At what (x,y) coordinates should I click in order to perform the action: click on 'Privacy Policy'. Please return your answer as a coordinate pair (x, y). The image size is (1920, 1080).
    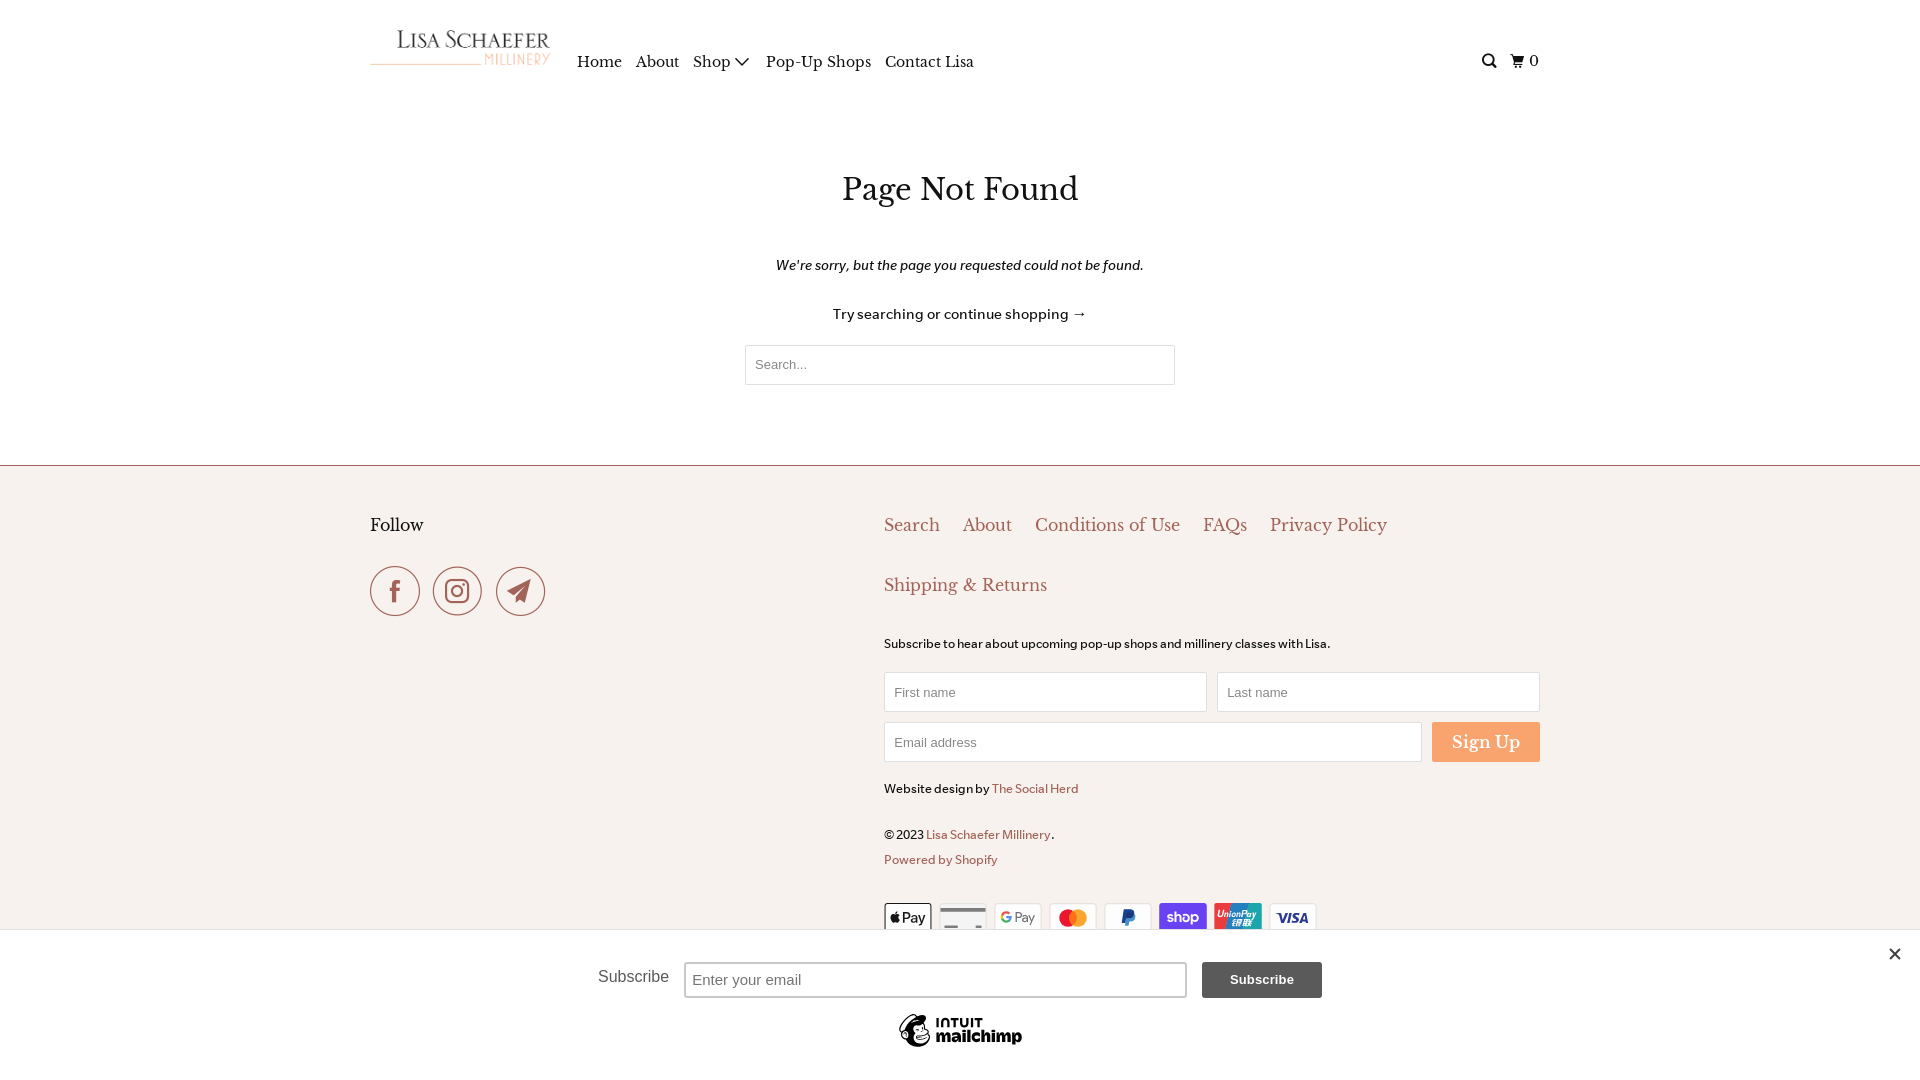
    Looking at the image, I should click on (1328, 524).